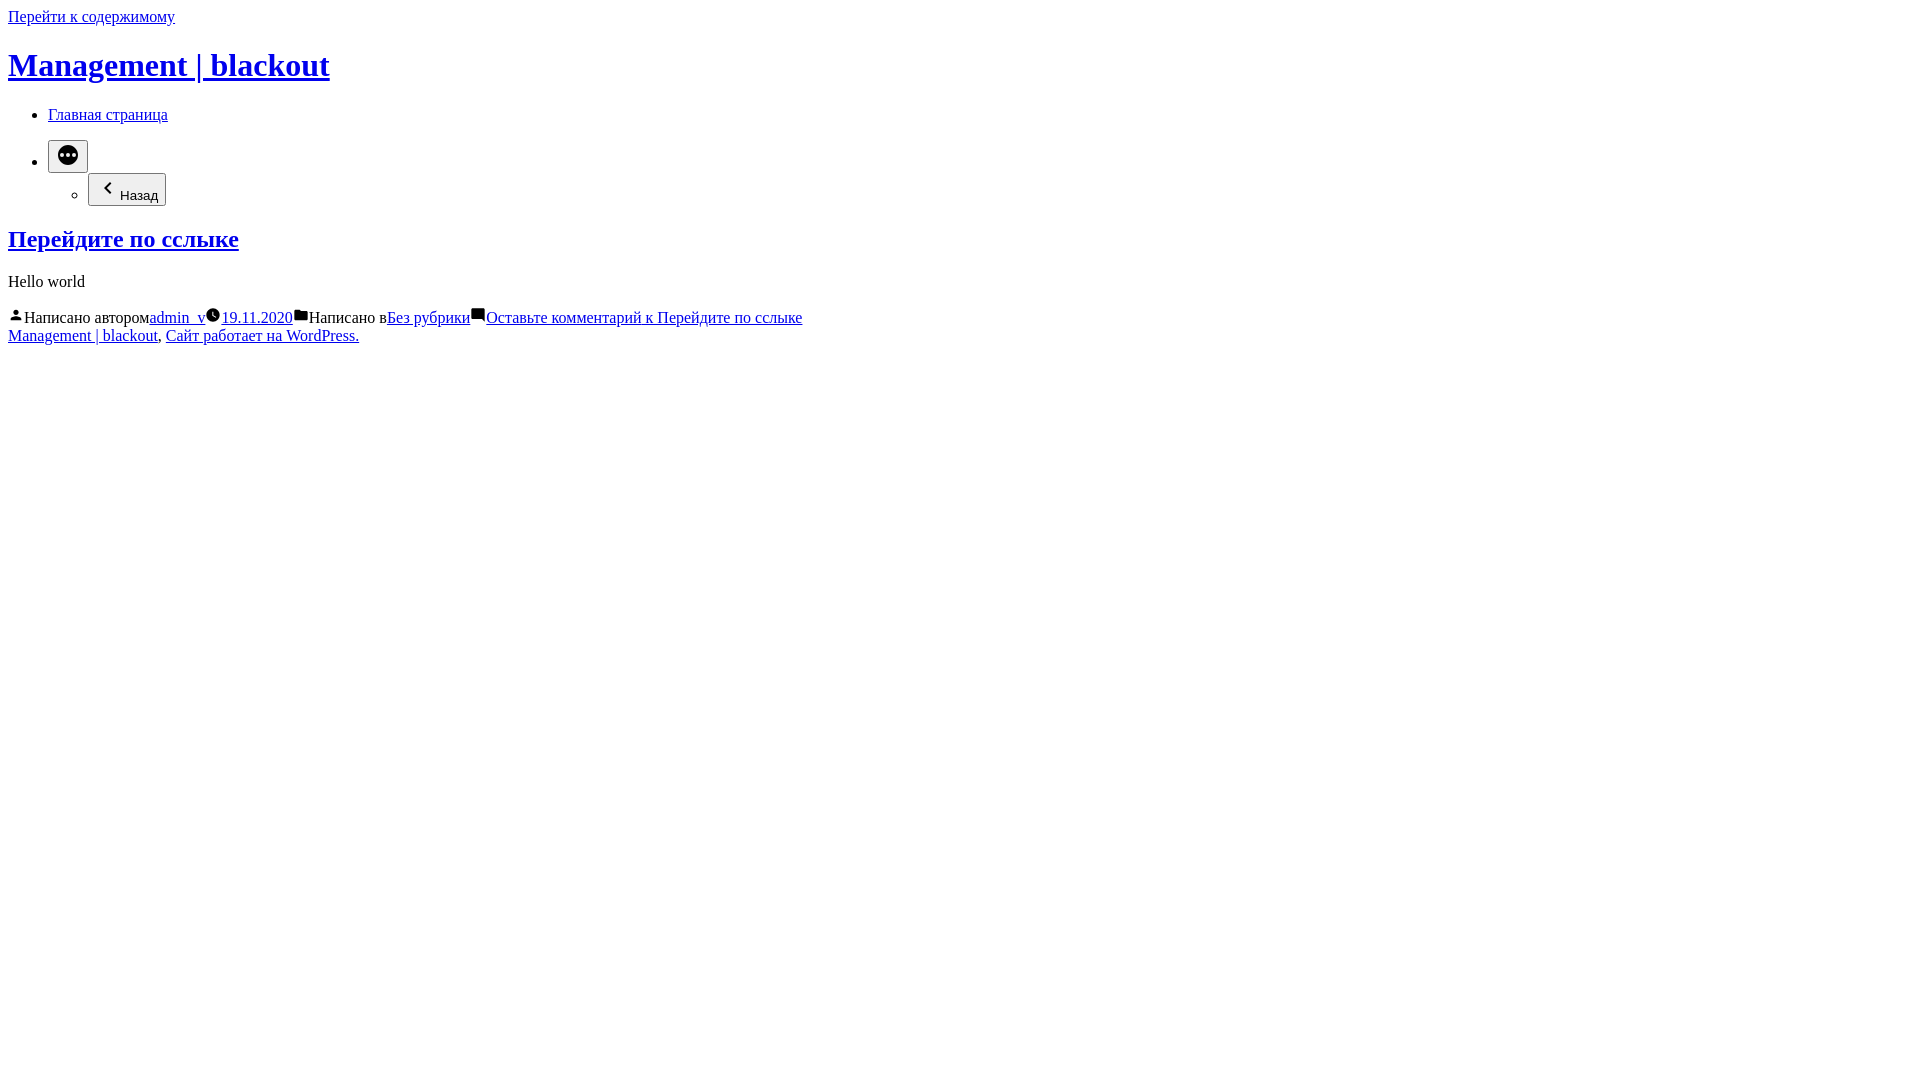 Image resolution: width=1920 pixels, height=1080 pixels. Describe the element at coordinates (255, 316) in the screenshot. I see `'19.11.2020'` at that location.